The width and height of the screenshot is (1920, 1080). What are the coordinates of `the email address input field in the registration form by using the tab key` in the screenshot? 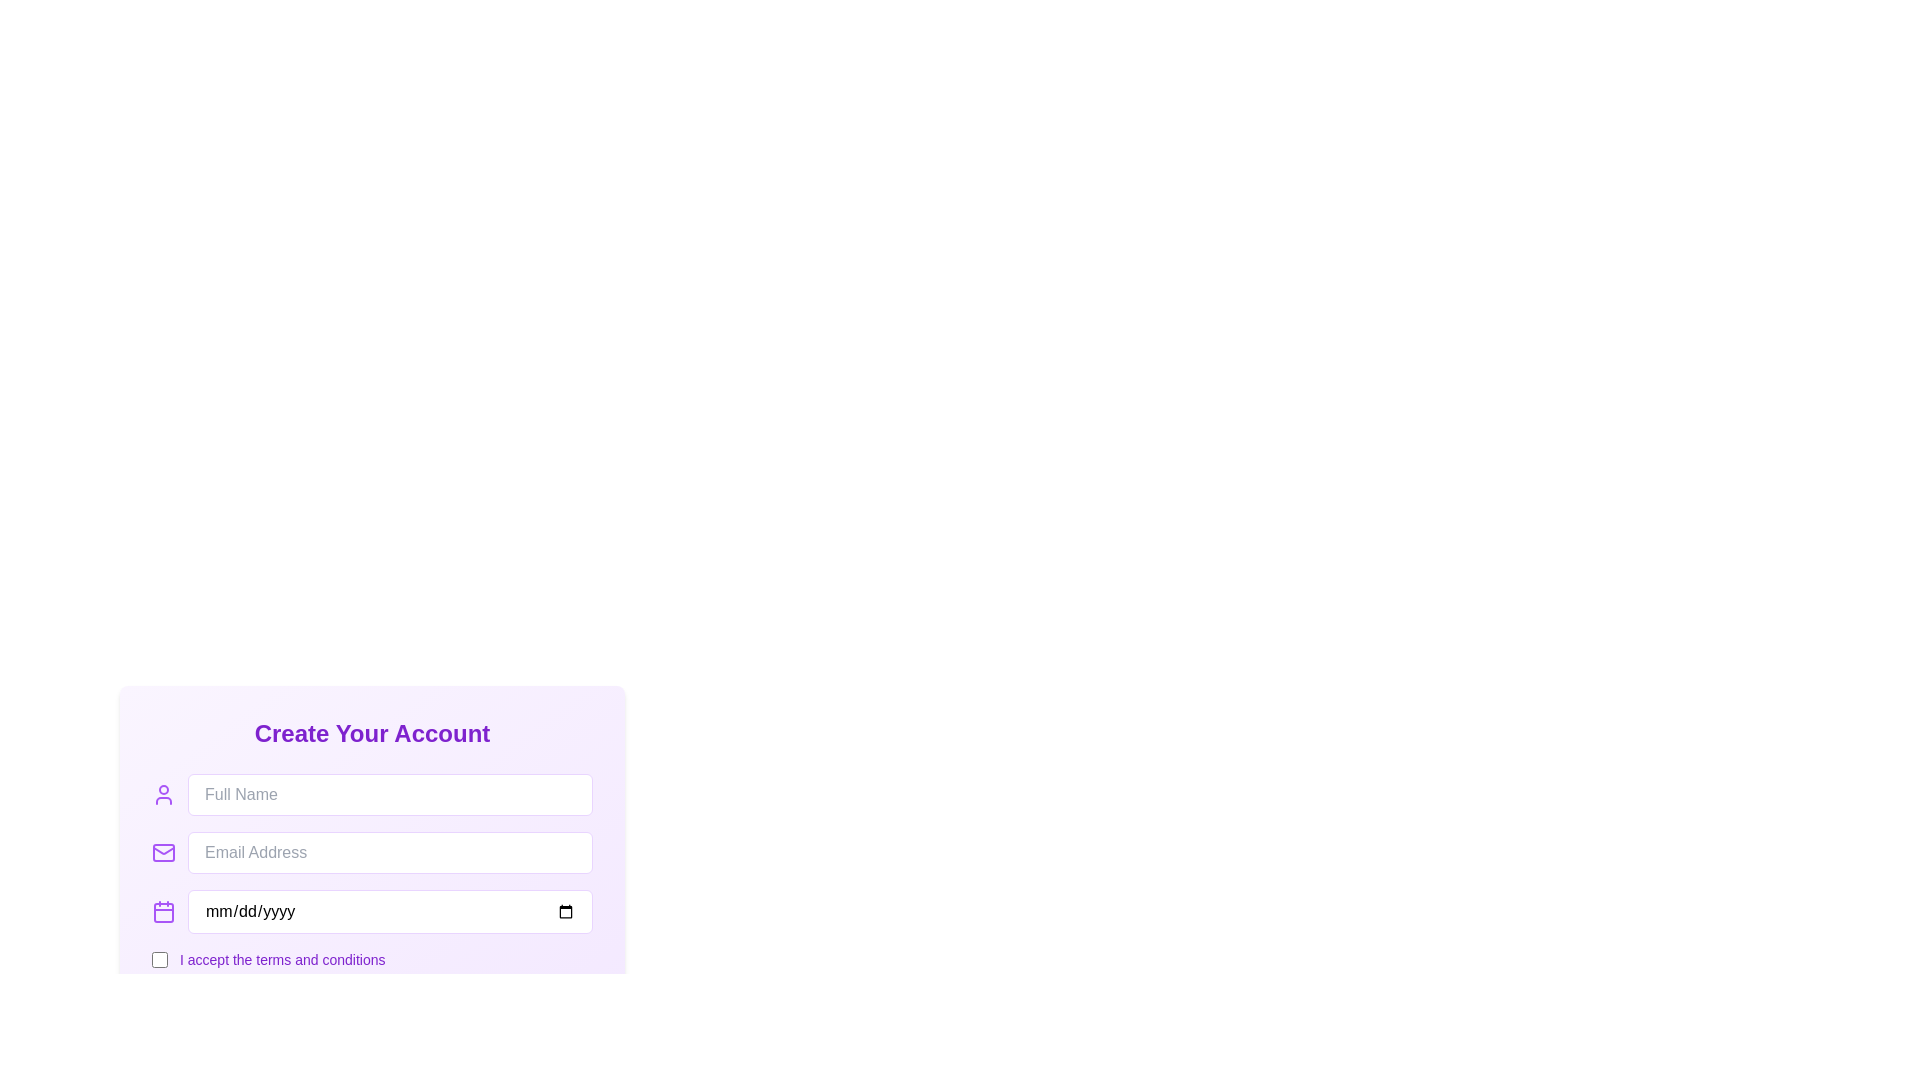 It's located at (390, 852).